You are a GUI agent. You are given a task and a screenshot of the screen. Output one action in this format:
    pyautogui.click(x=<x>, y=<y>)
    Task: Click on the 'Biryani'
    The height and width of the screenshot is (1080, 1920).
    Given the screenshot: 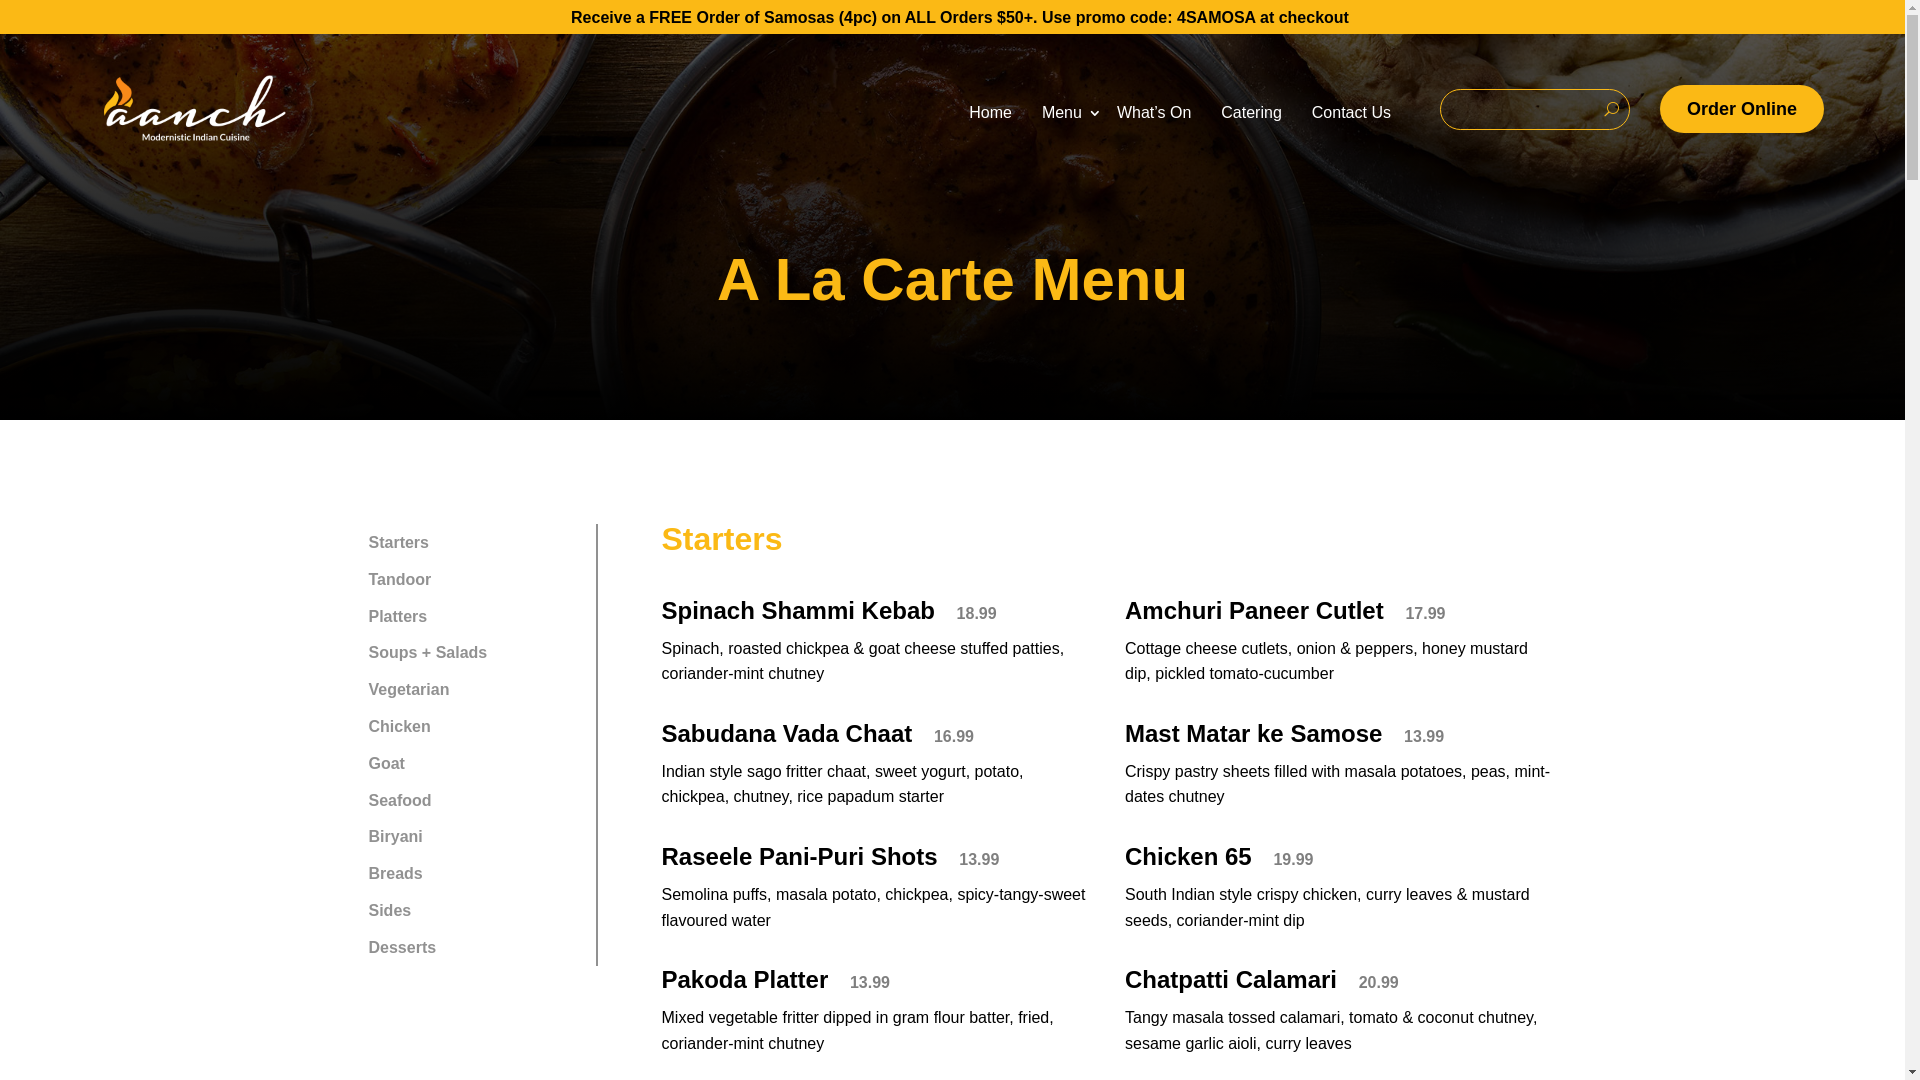 What is the action you would take?
    pyautogui.click(x=474, y=836)
    